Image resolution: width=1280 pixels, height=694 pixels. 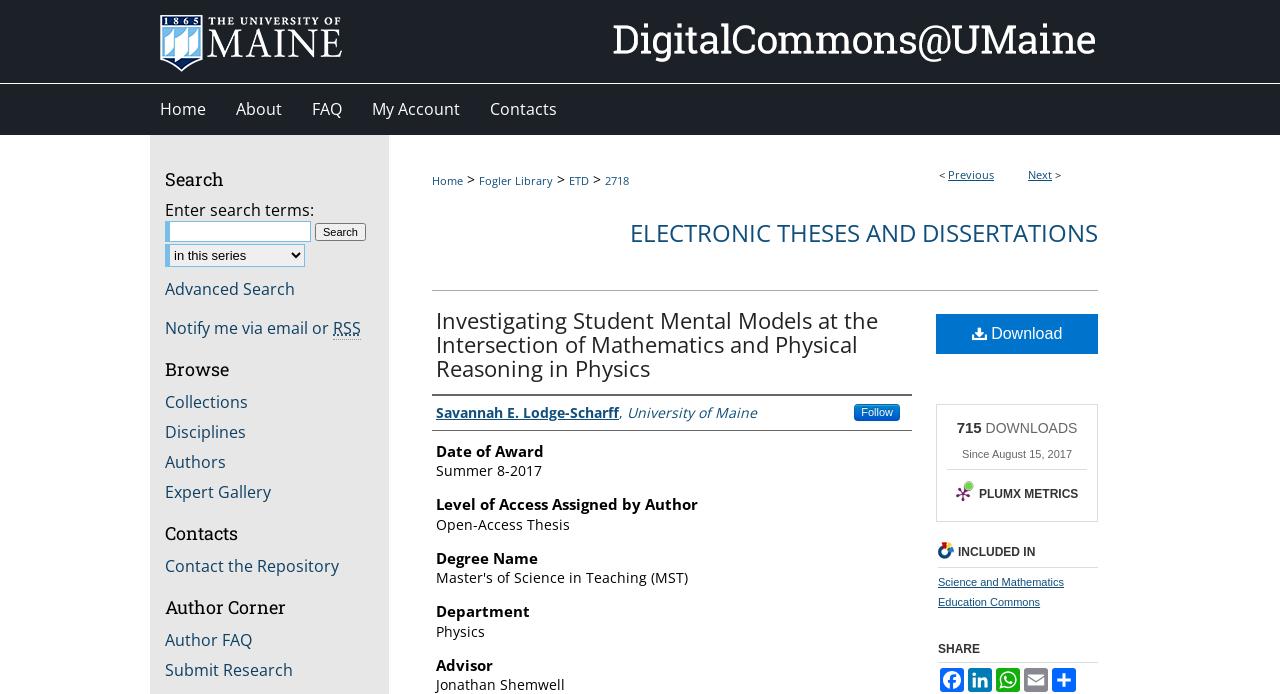 What do you see at coordinates (618, 410) in the screenshot?
I see `','` at bounding box center [618, 410].